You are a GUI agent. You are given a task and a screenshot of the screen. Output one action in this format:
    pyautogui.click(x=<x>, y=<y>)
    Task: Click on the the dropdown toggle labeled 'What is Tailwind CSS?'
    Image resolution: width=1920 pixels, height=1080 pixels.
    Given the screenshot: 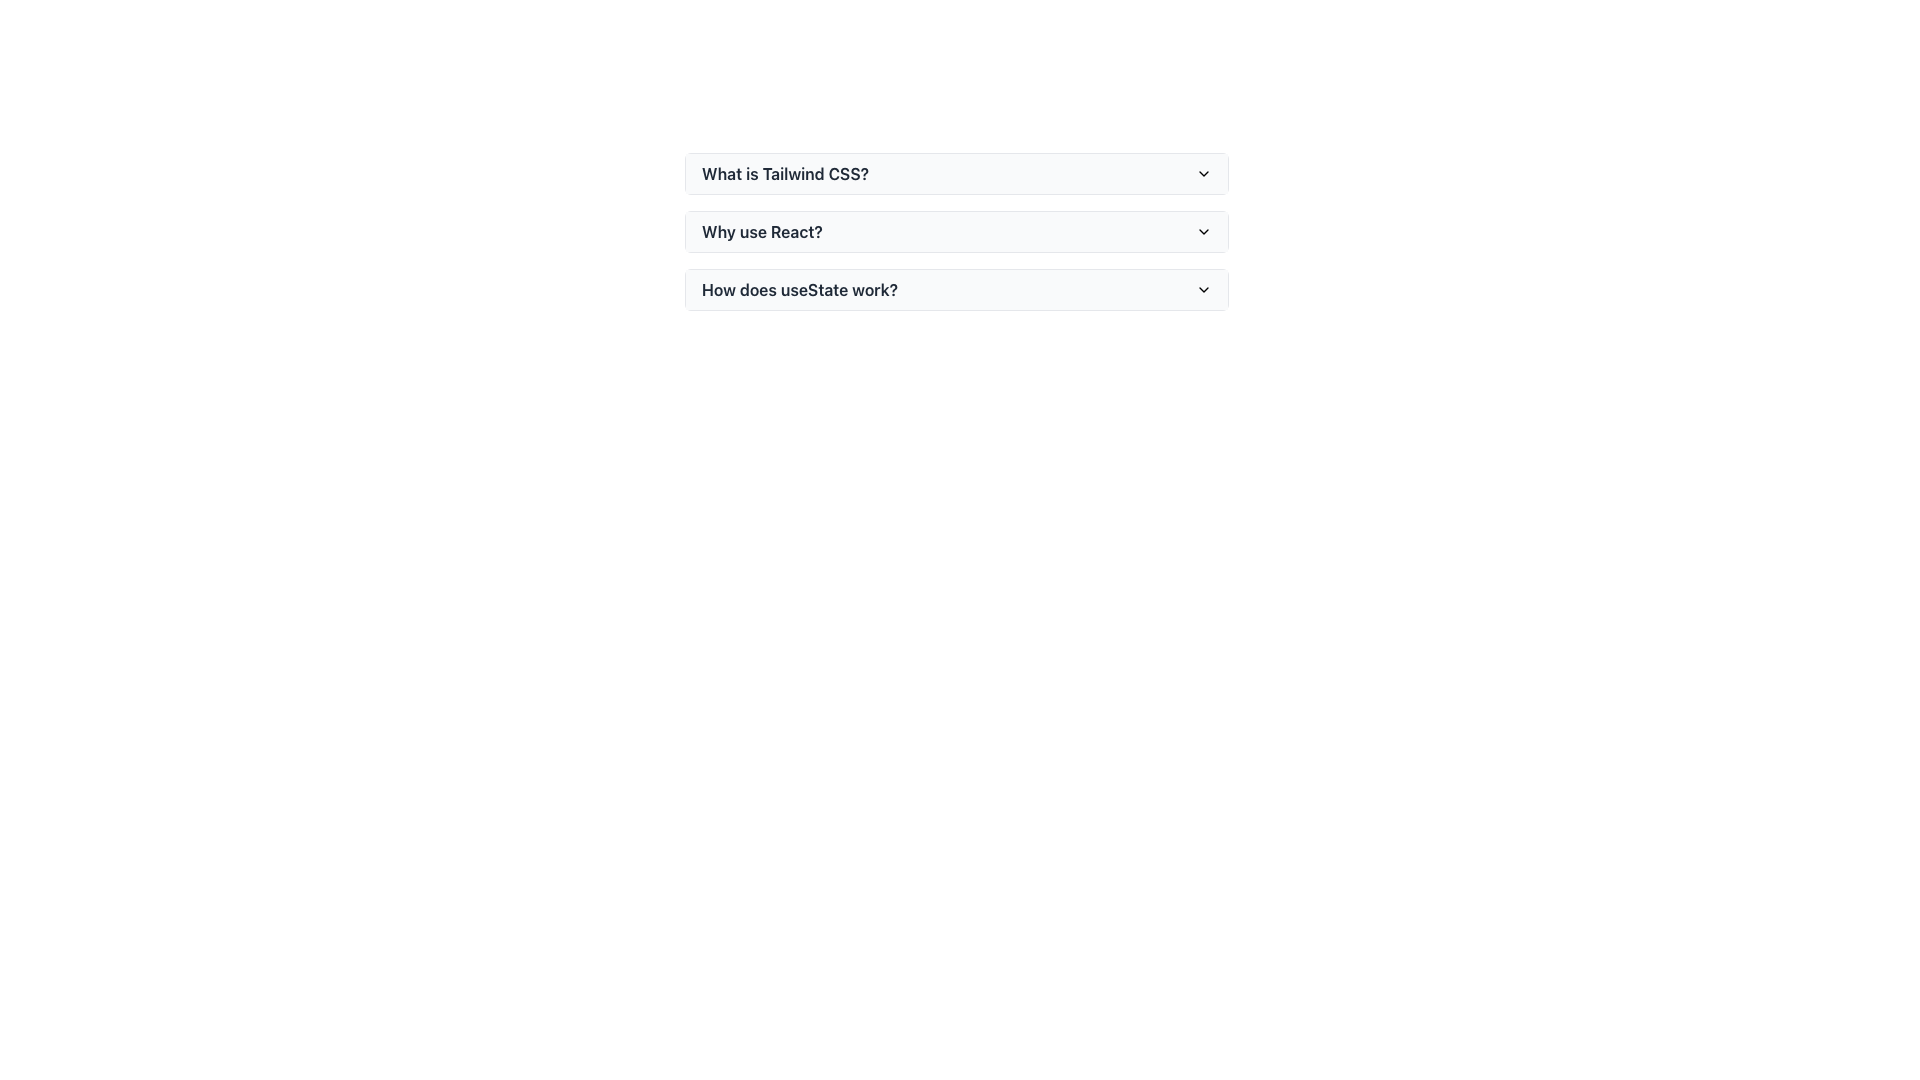 What is the action you would take?
    pyautogui.click(x=955, y=172)
    